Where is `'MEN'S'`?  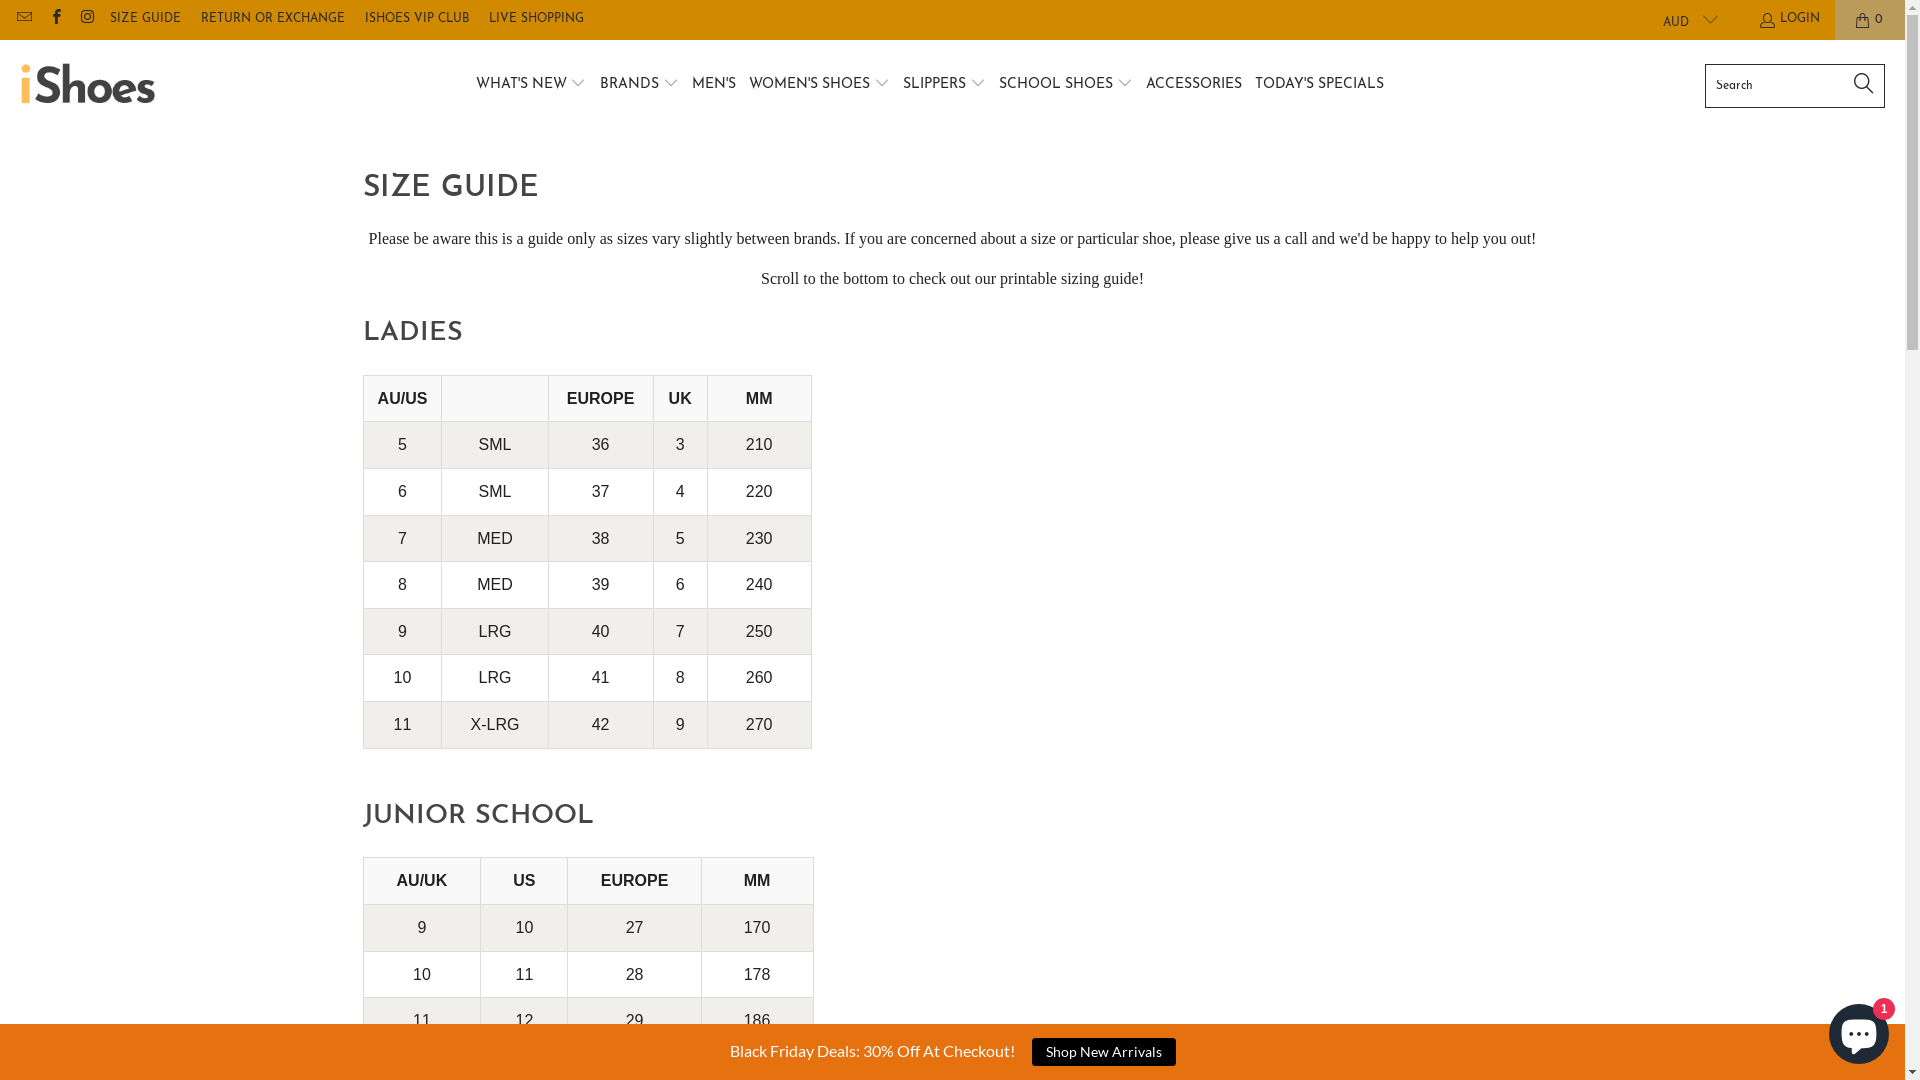
'MEN'S' is located at coordinates (691, 84).